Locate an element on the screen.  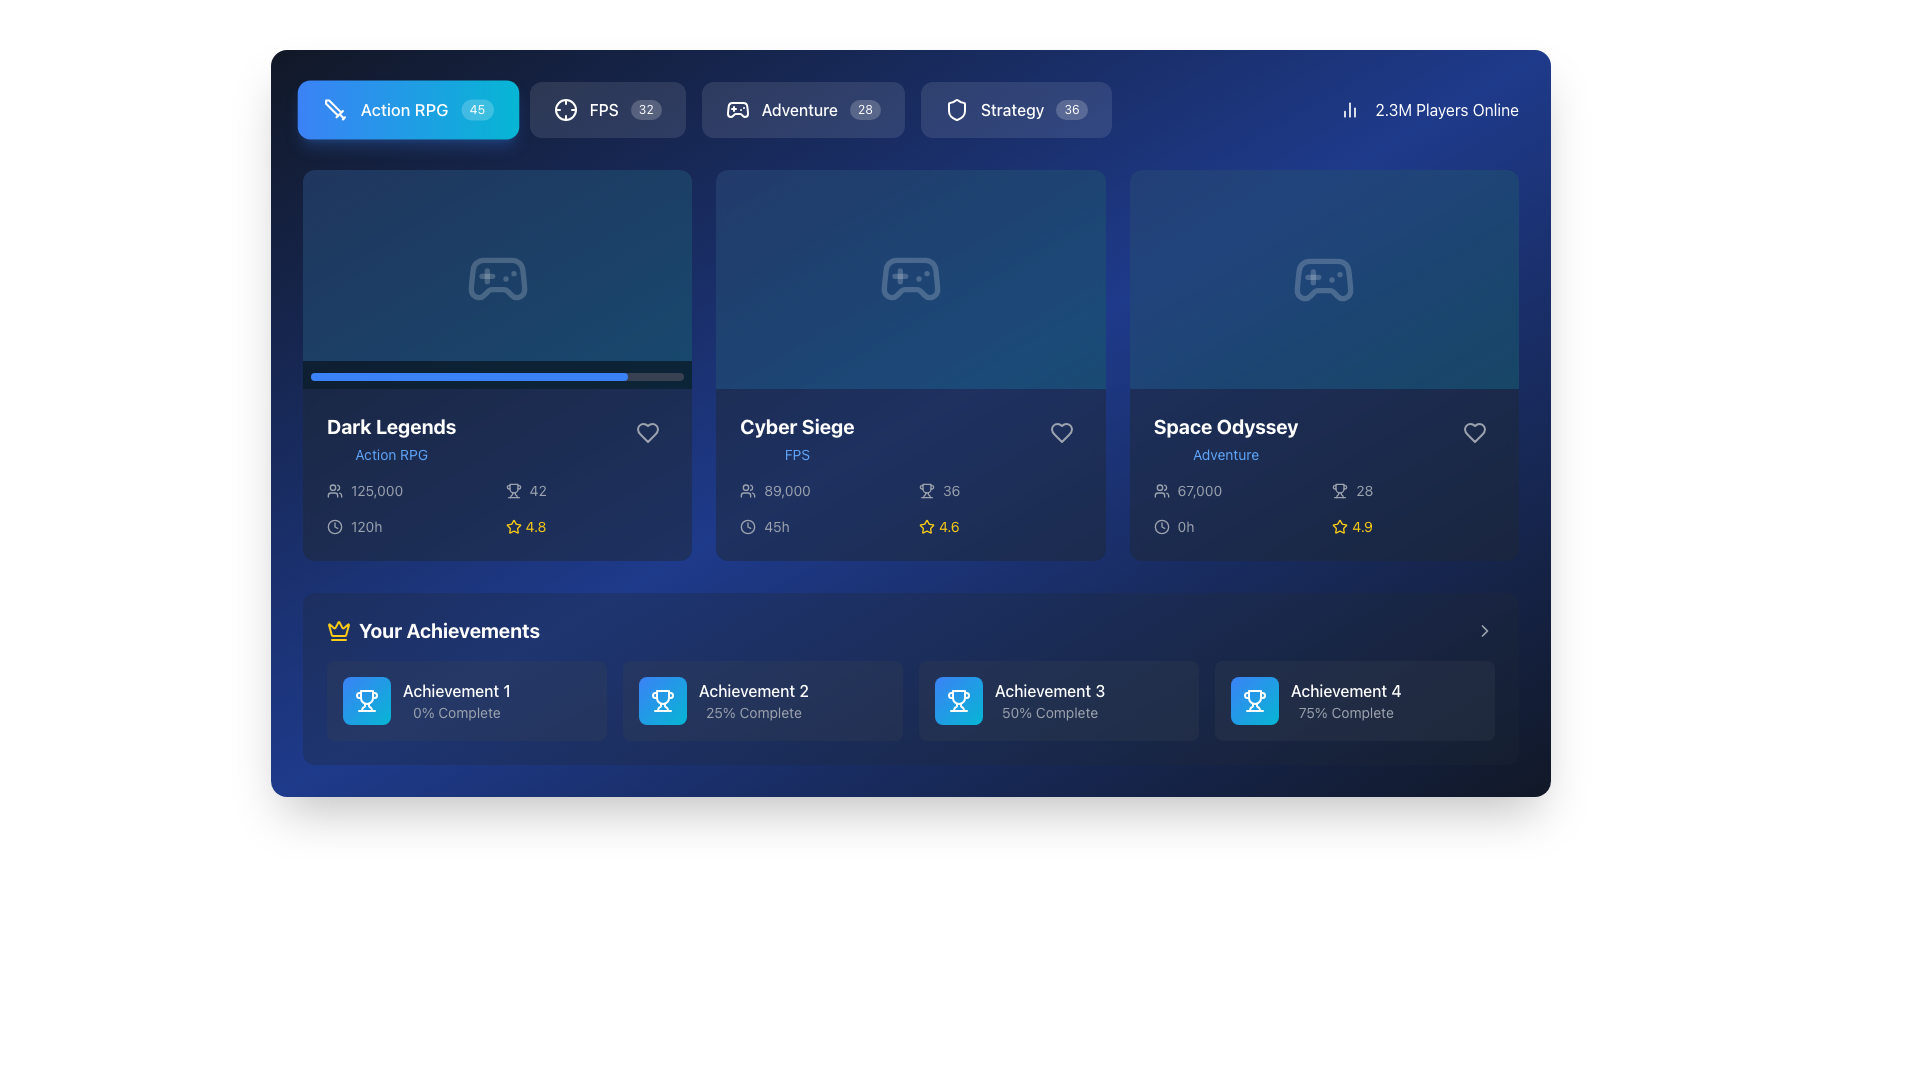
the Header Section displaying 'Your Achievements' with a crown icon by moving the cursor to its center point is located at coordinates (910, 631).